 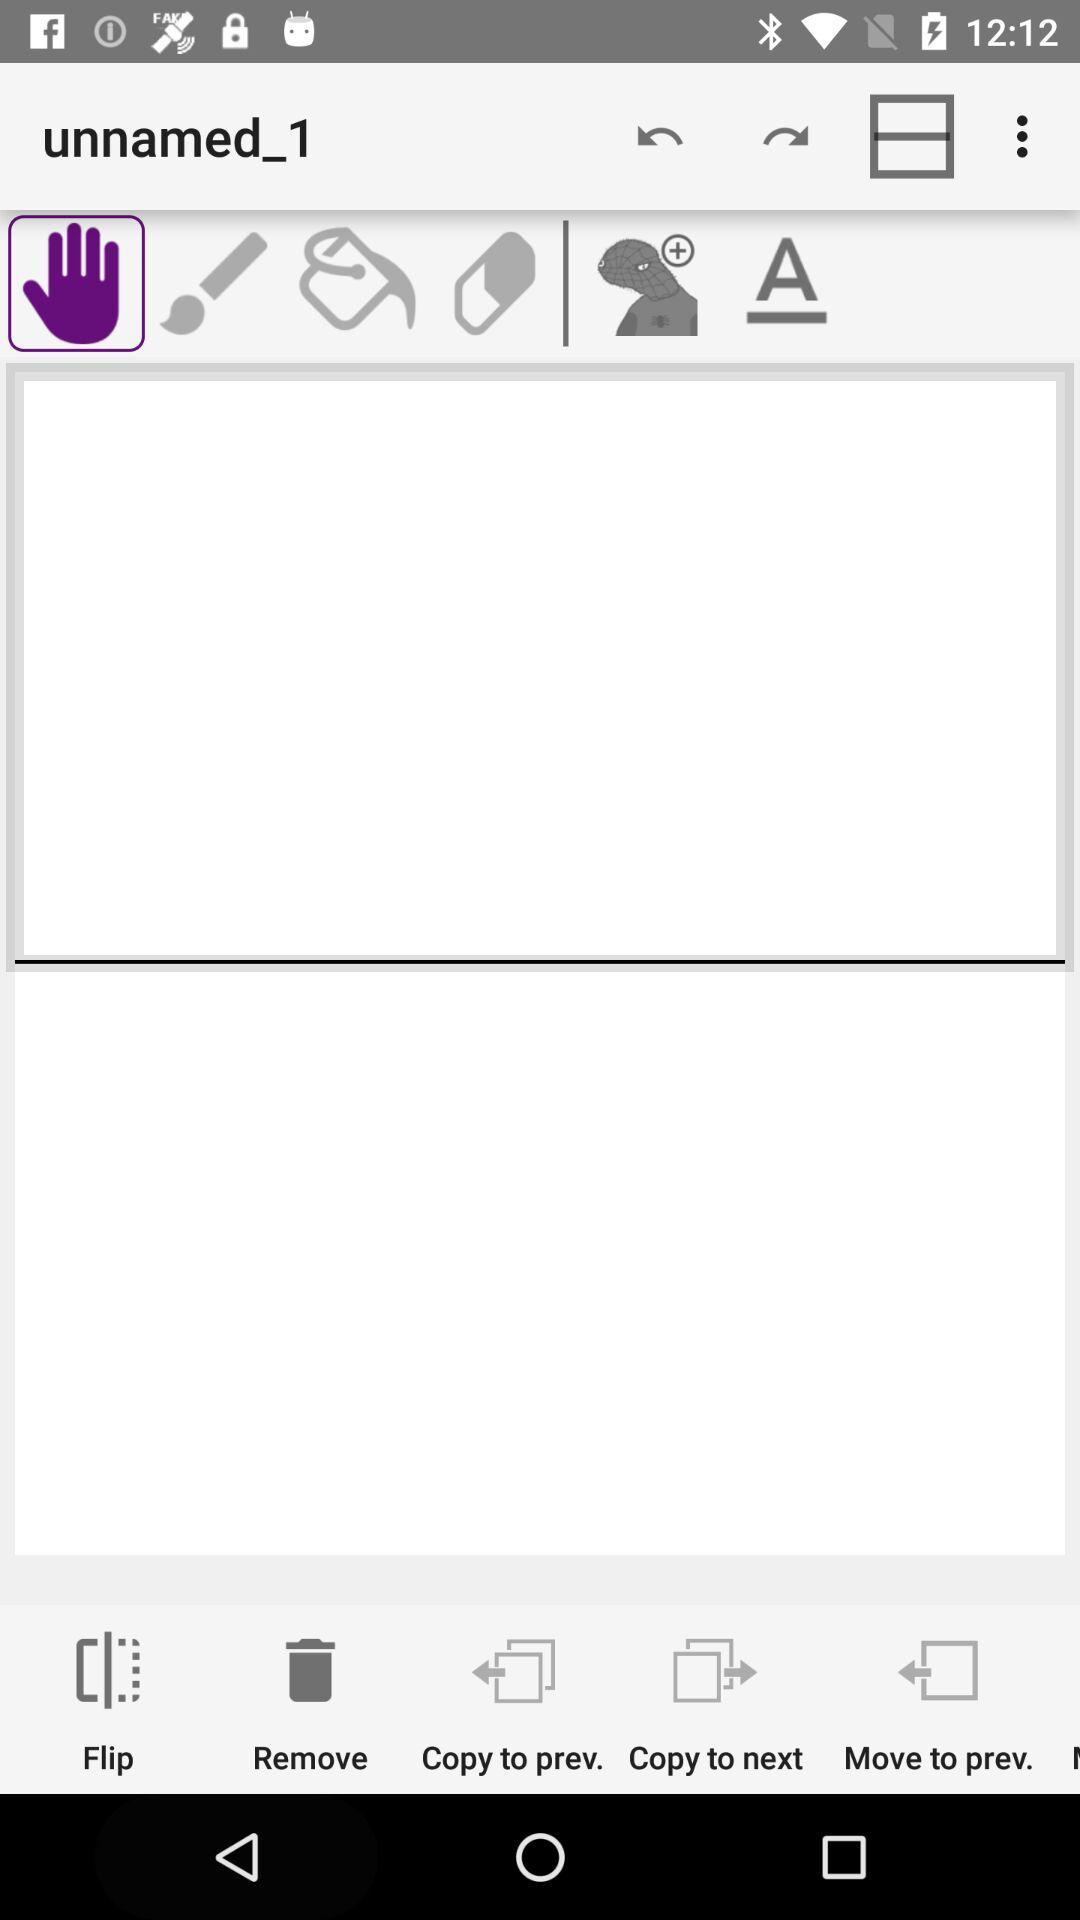 I want to click on write a message, so click(x=216, y=282).